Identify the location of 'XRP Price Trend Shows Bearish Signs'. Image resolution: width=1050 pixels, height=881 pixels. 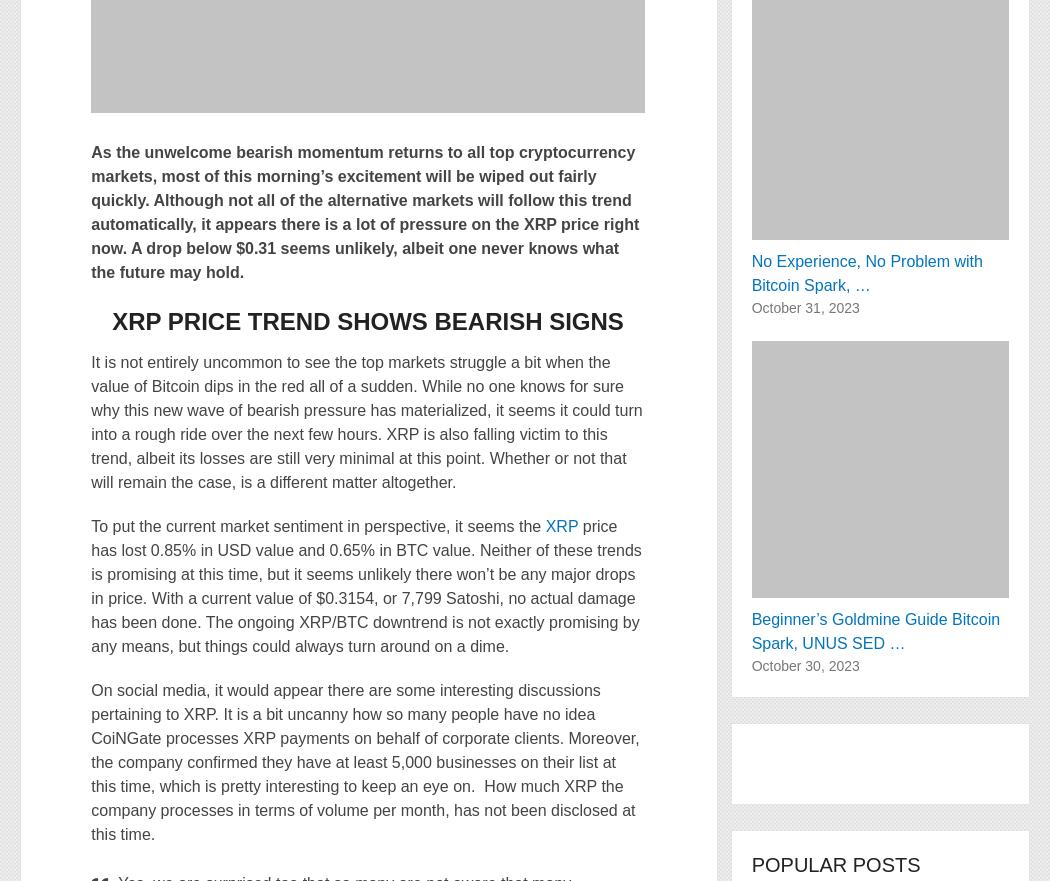
(366, 321).